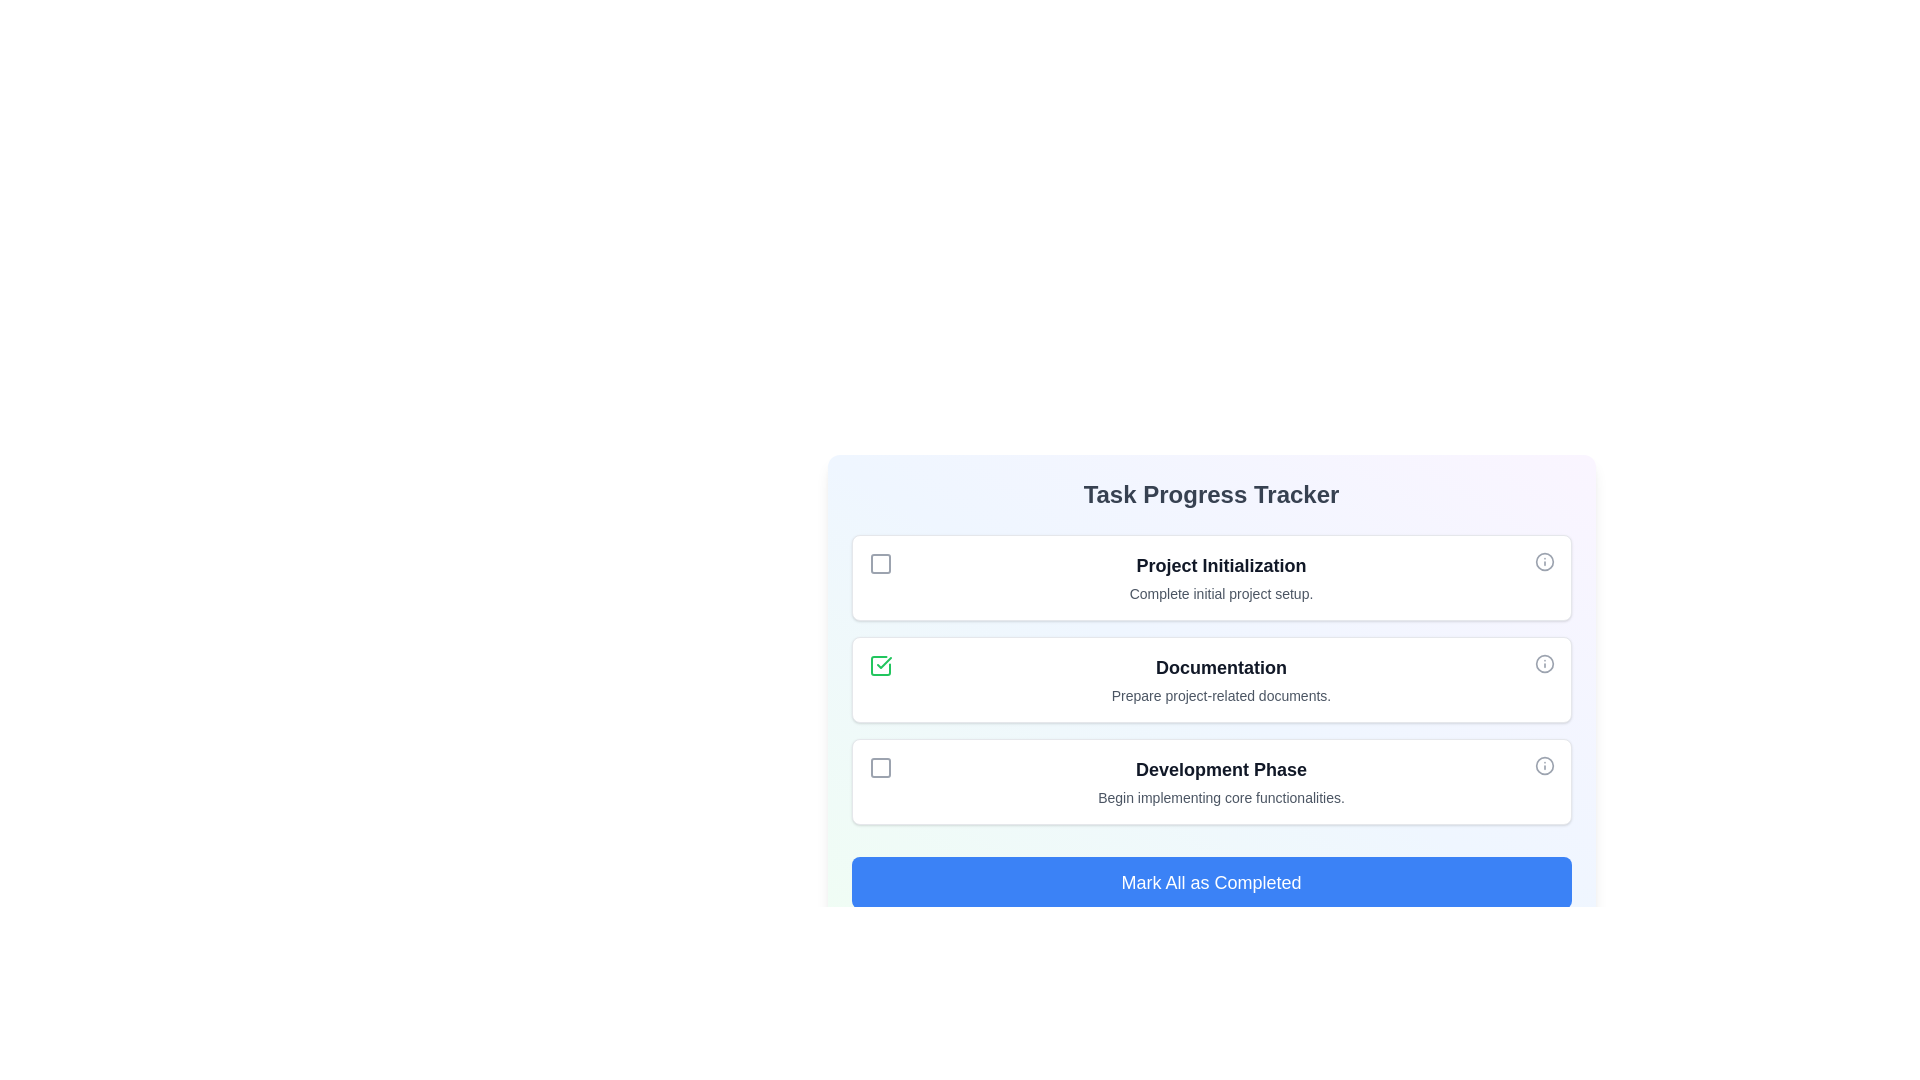  What do you see at coordinates (1220, 578) in the screenshot?
I see `text label that displays 'Project Initialization' and its description 'Complete initial project setup.' located in the first row of the task items list` at bounding box center [1220, 578].